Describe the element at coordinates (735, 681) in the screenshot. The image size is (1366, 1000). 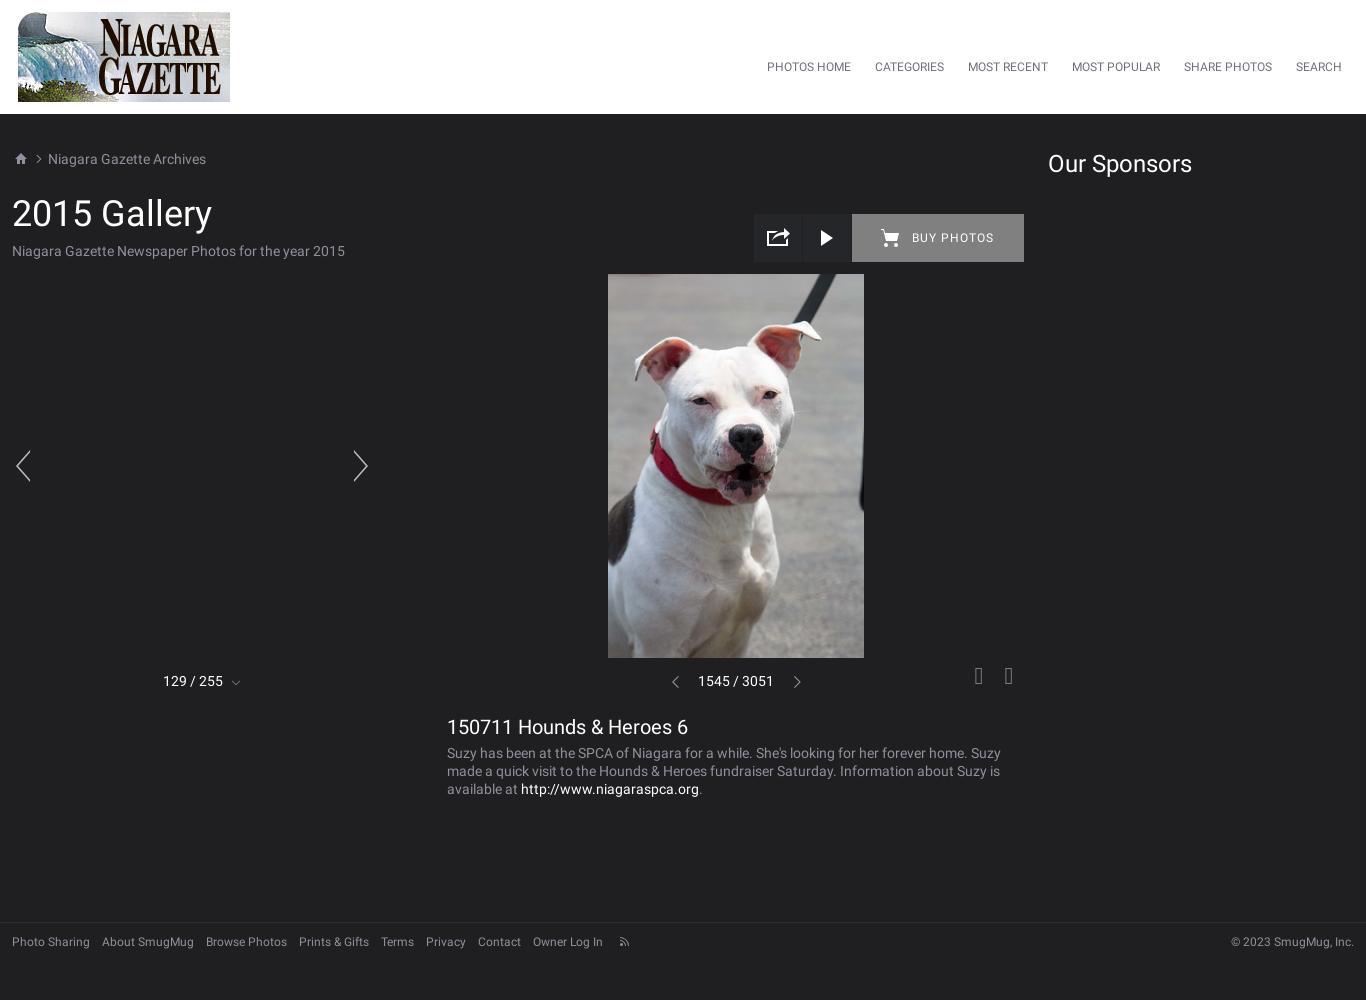
I see `'1545 / 3051'` at that location.